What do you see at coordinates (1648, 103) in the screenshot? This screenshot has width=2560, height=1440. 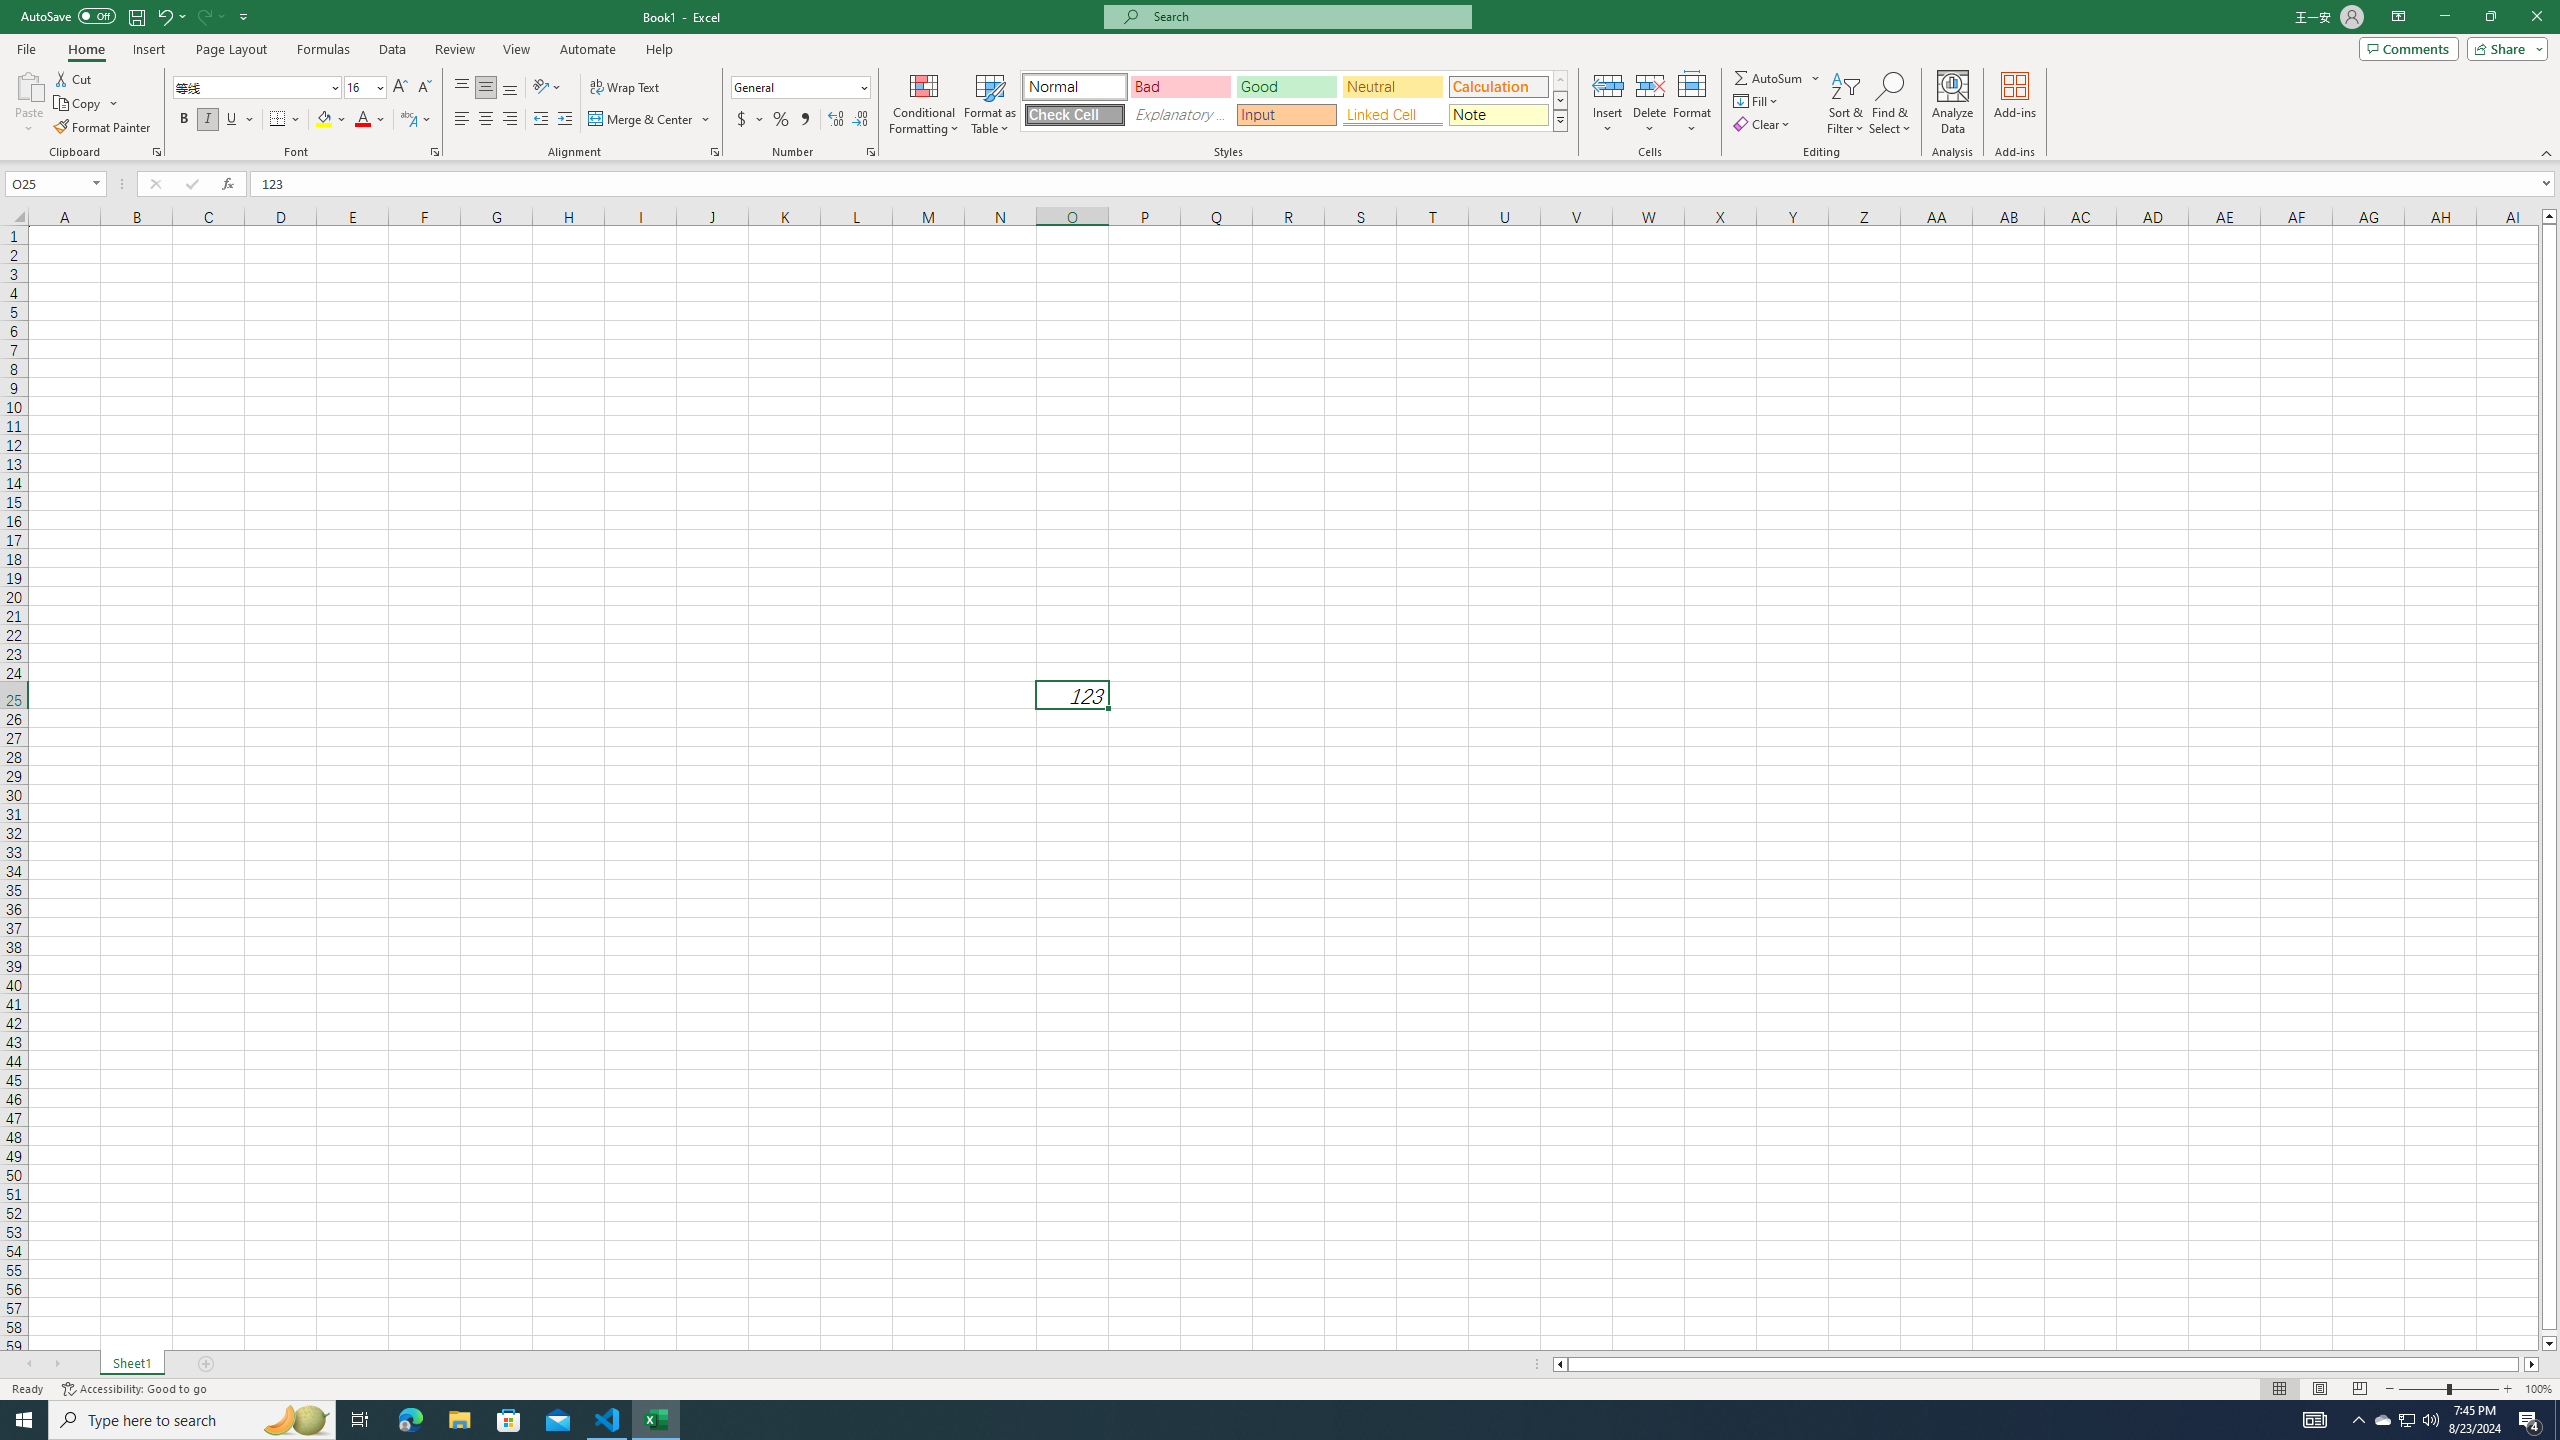 I see `'Delete'` at bounding box center [1648, 103].